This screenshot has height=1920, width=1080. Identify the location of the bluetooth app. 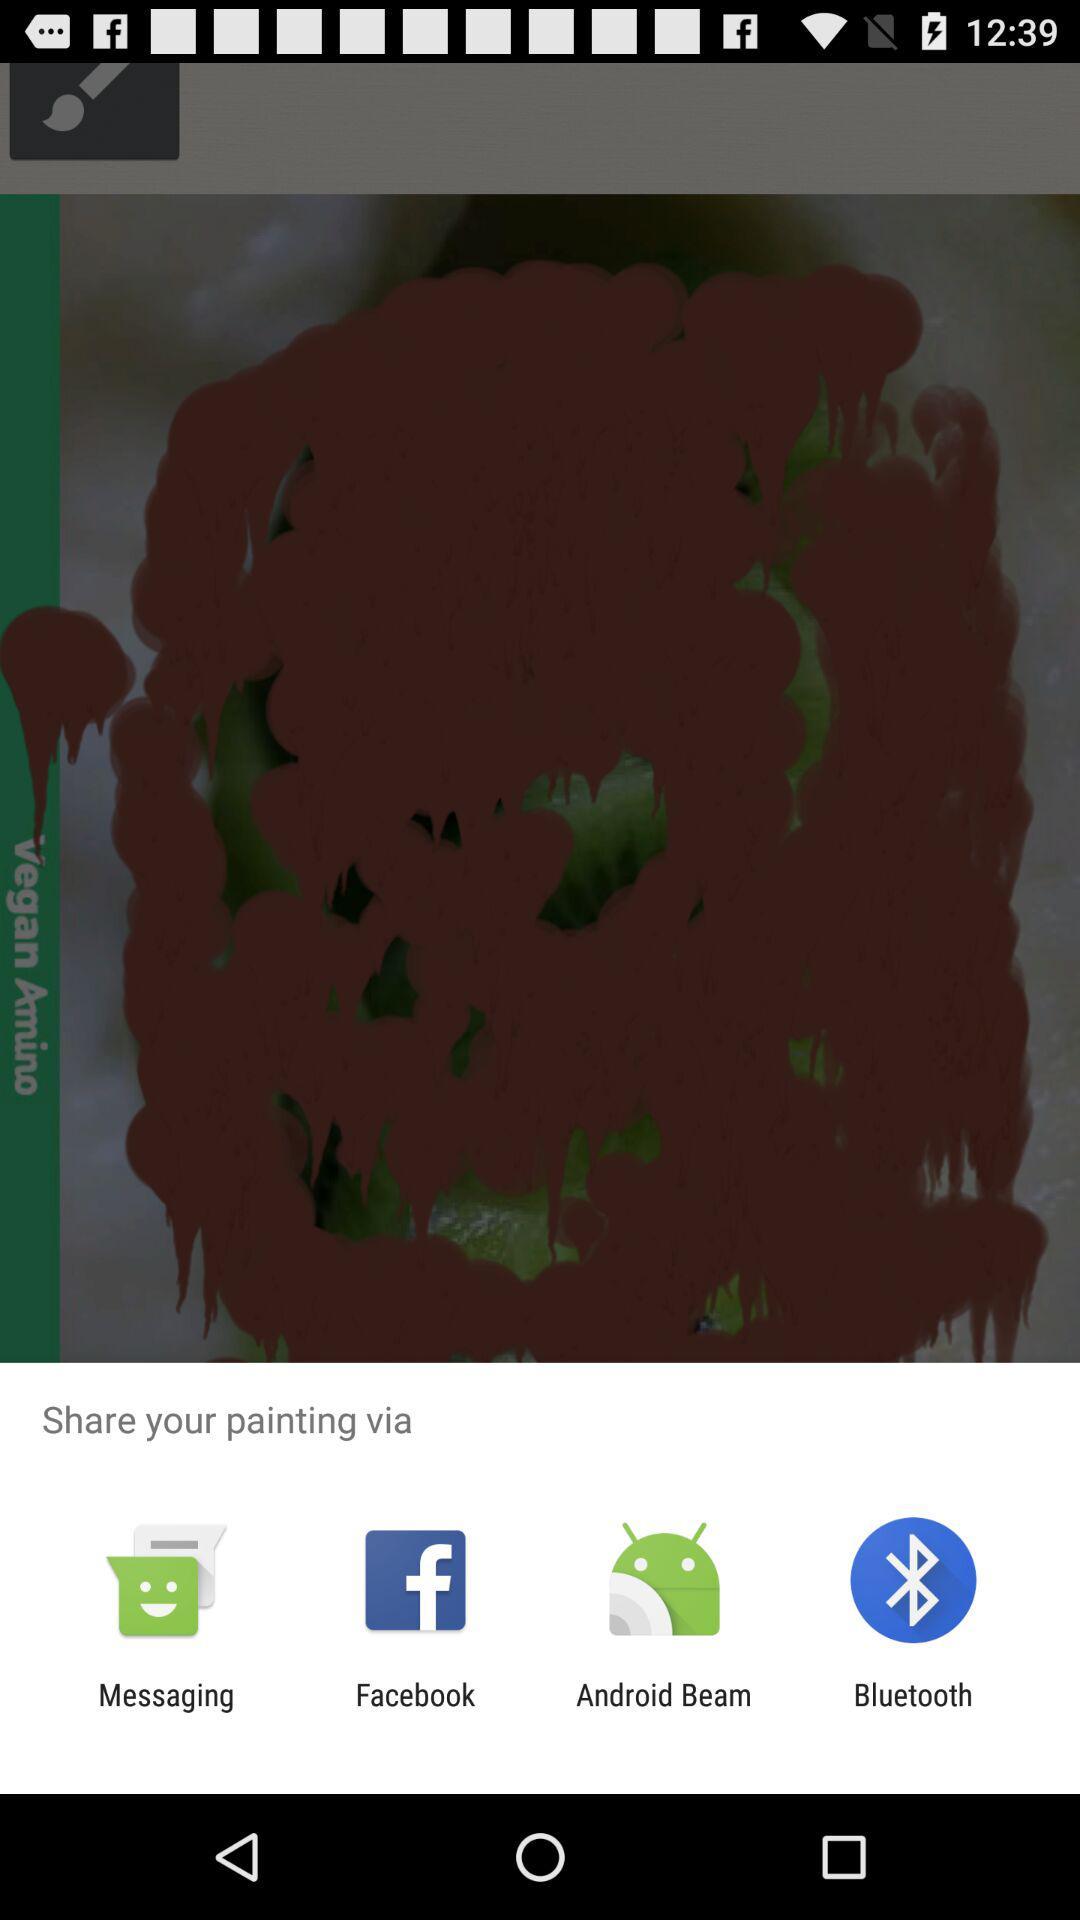
(913, 1711).